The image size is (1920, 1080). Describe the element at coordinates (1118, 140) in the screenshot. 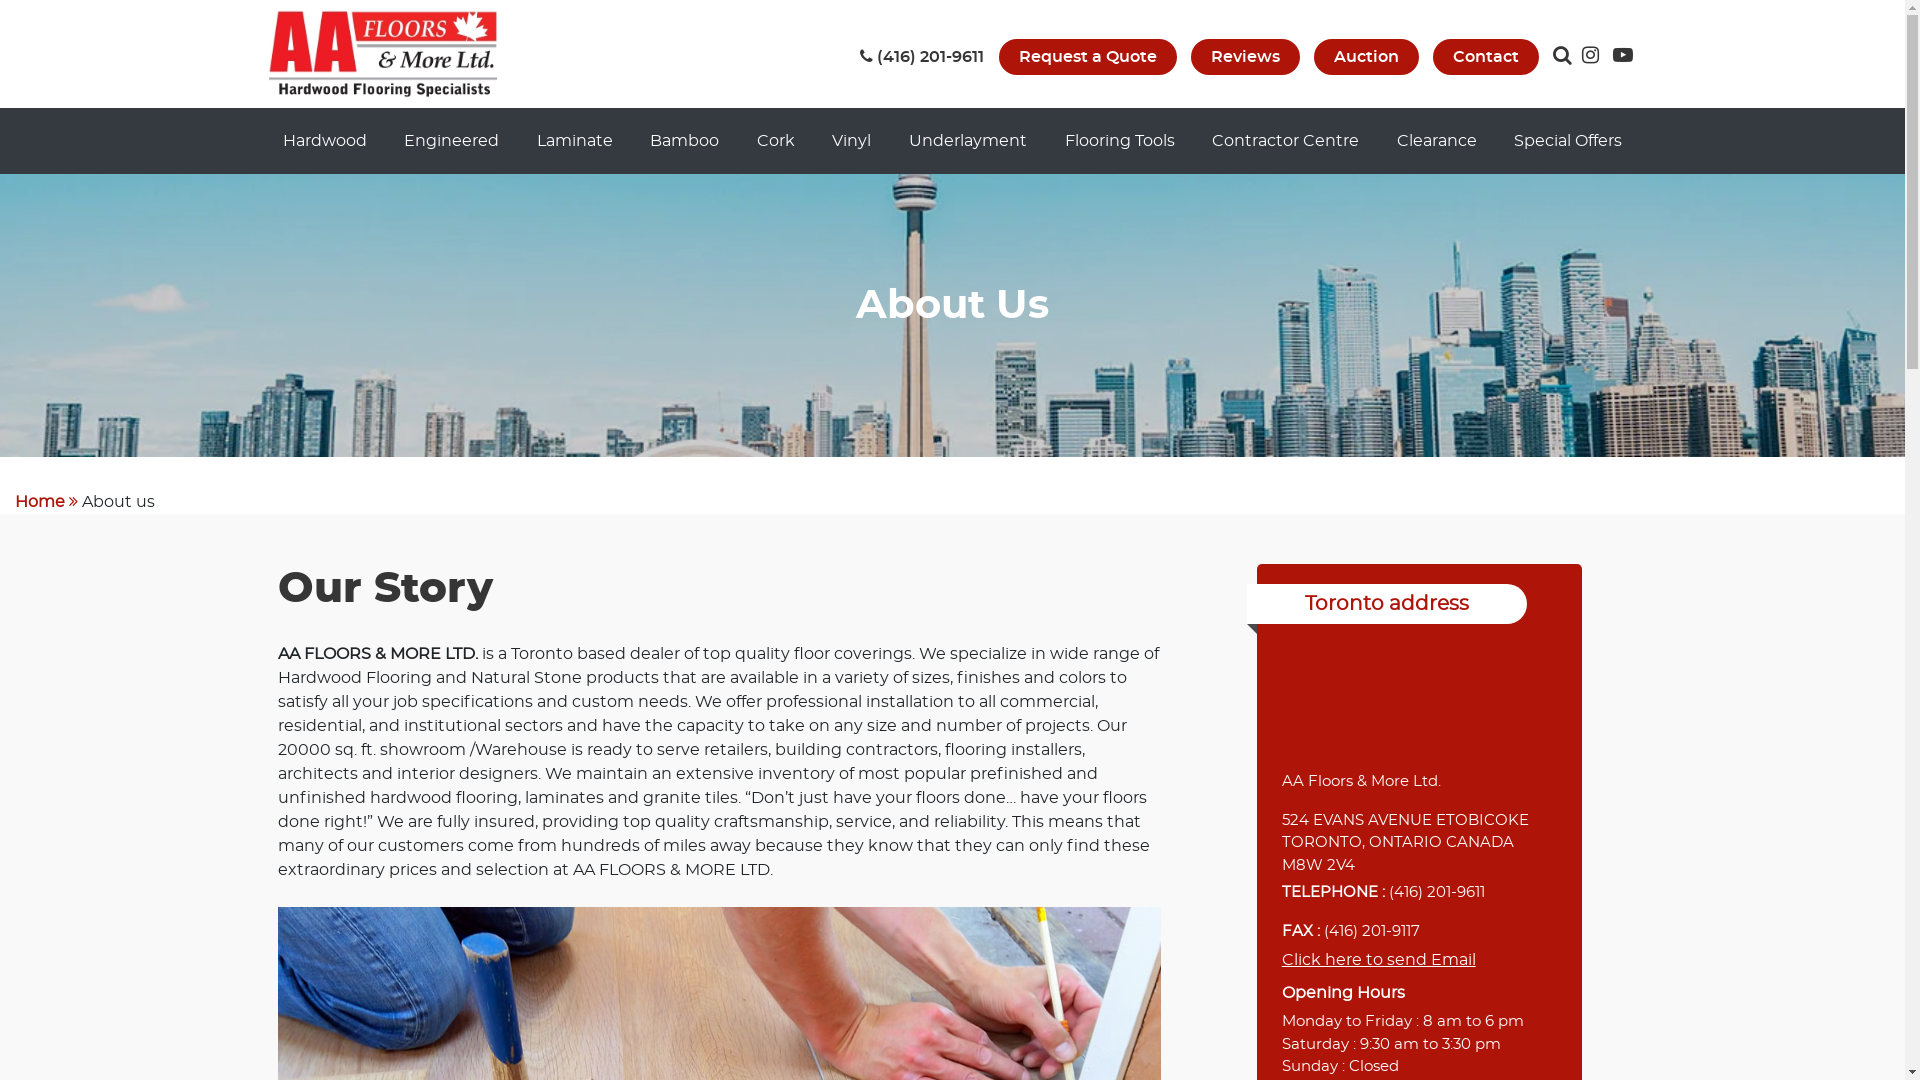

I see `'Flooring Tools'` at that location.